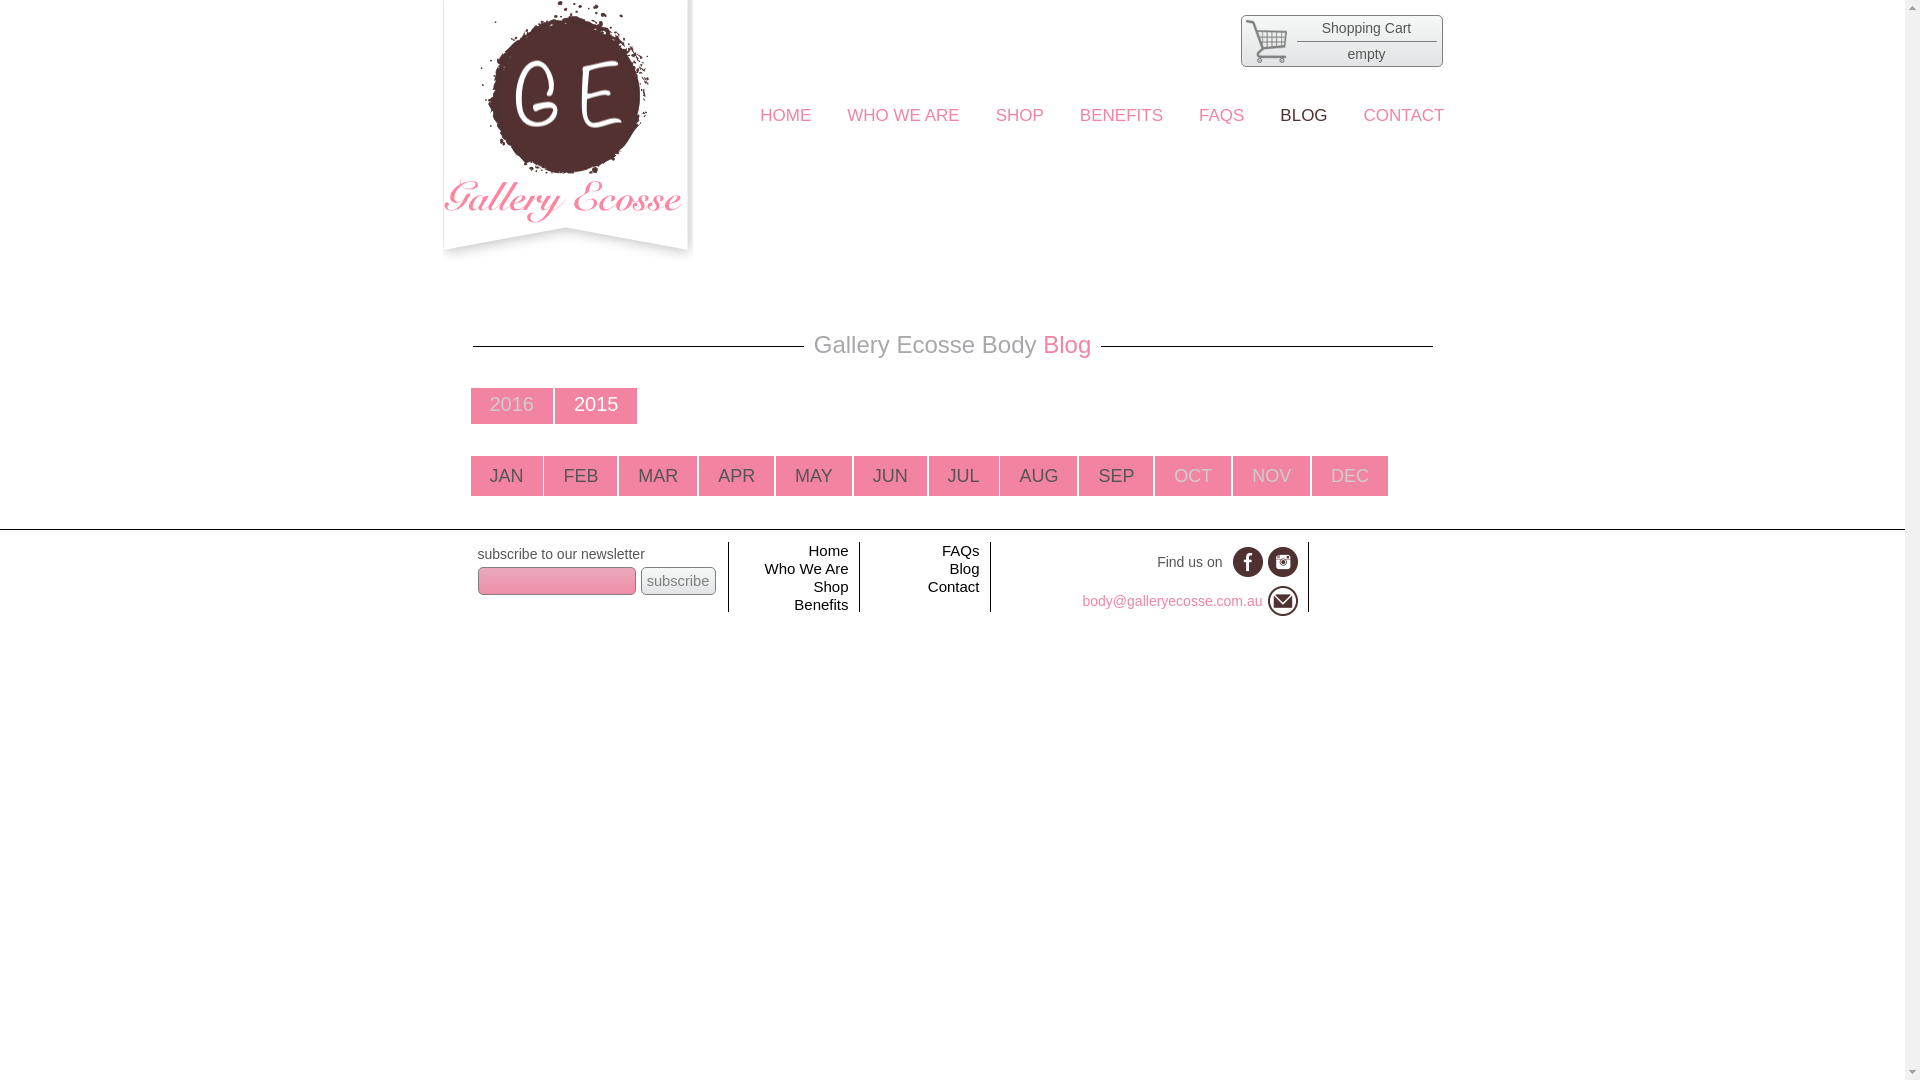 Image resolution: width=1920 pixels, height=1080 pixels. What do you see at coordinates (1038, 475) in the screenshot?
I see `'AUG'` at bounding box center [1038, 475].